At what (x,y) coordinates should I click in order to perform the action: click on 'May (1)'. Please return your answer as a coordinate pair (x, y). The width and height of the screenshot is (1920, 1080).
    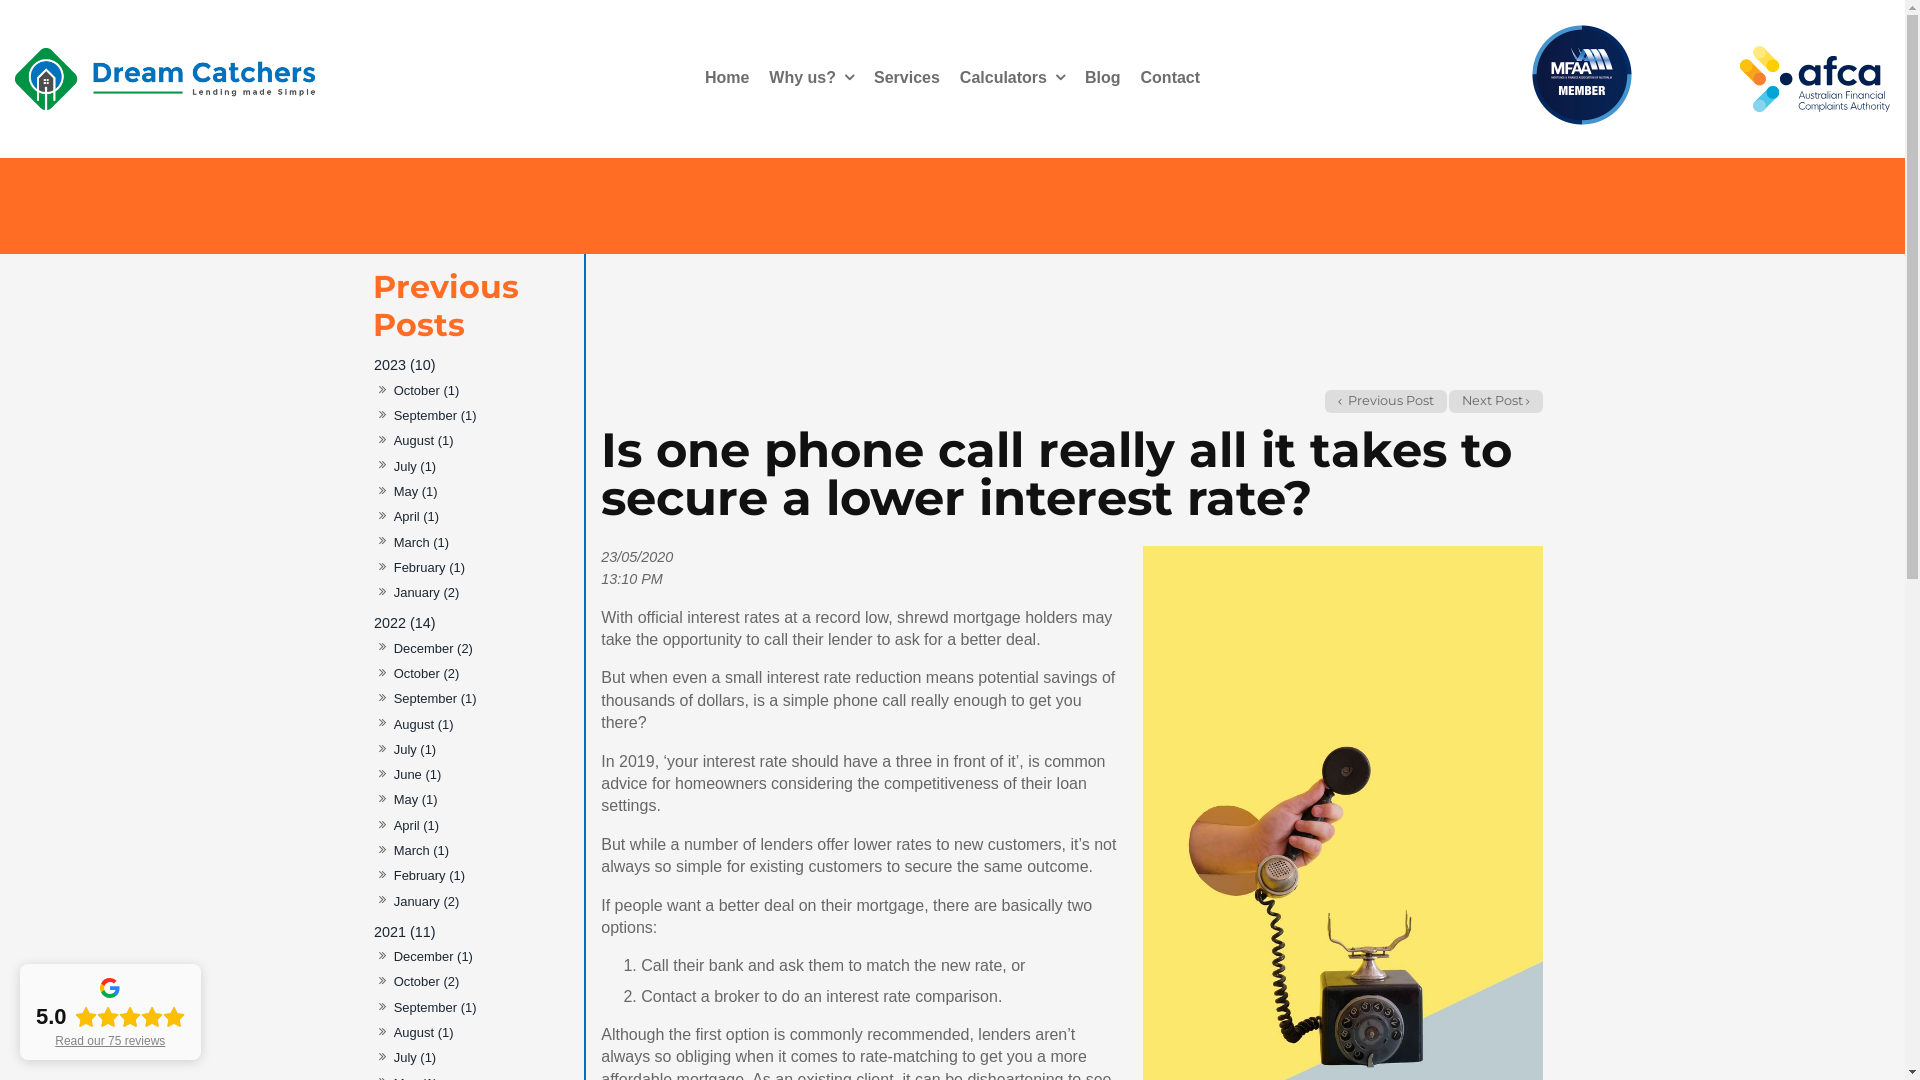
    Looking at the image, I should click on (413, 799).